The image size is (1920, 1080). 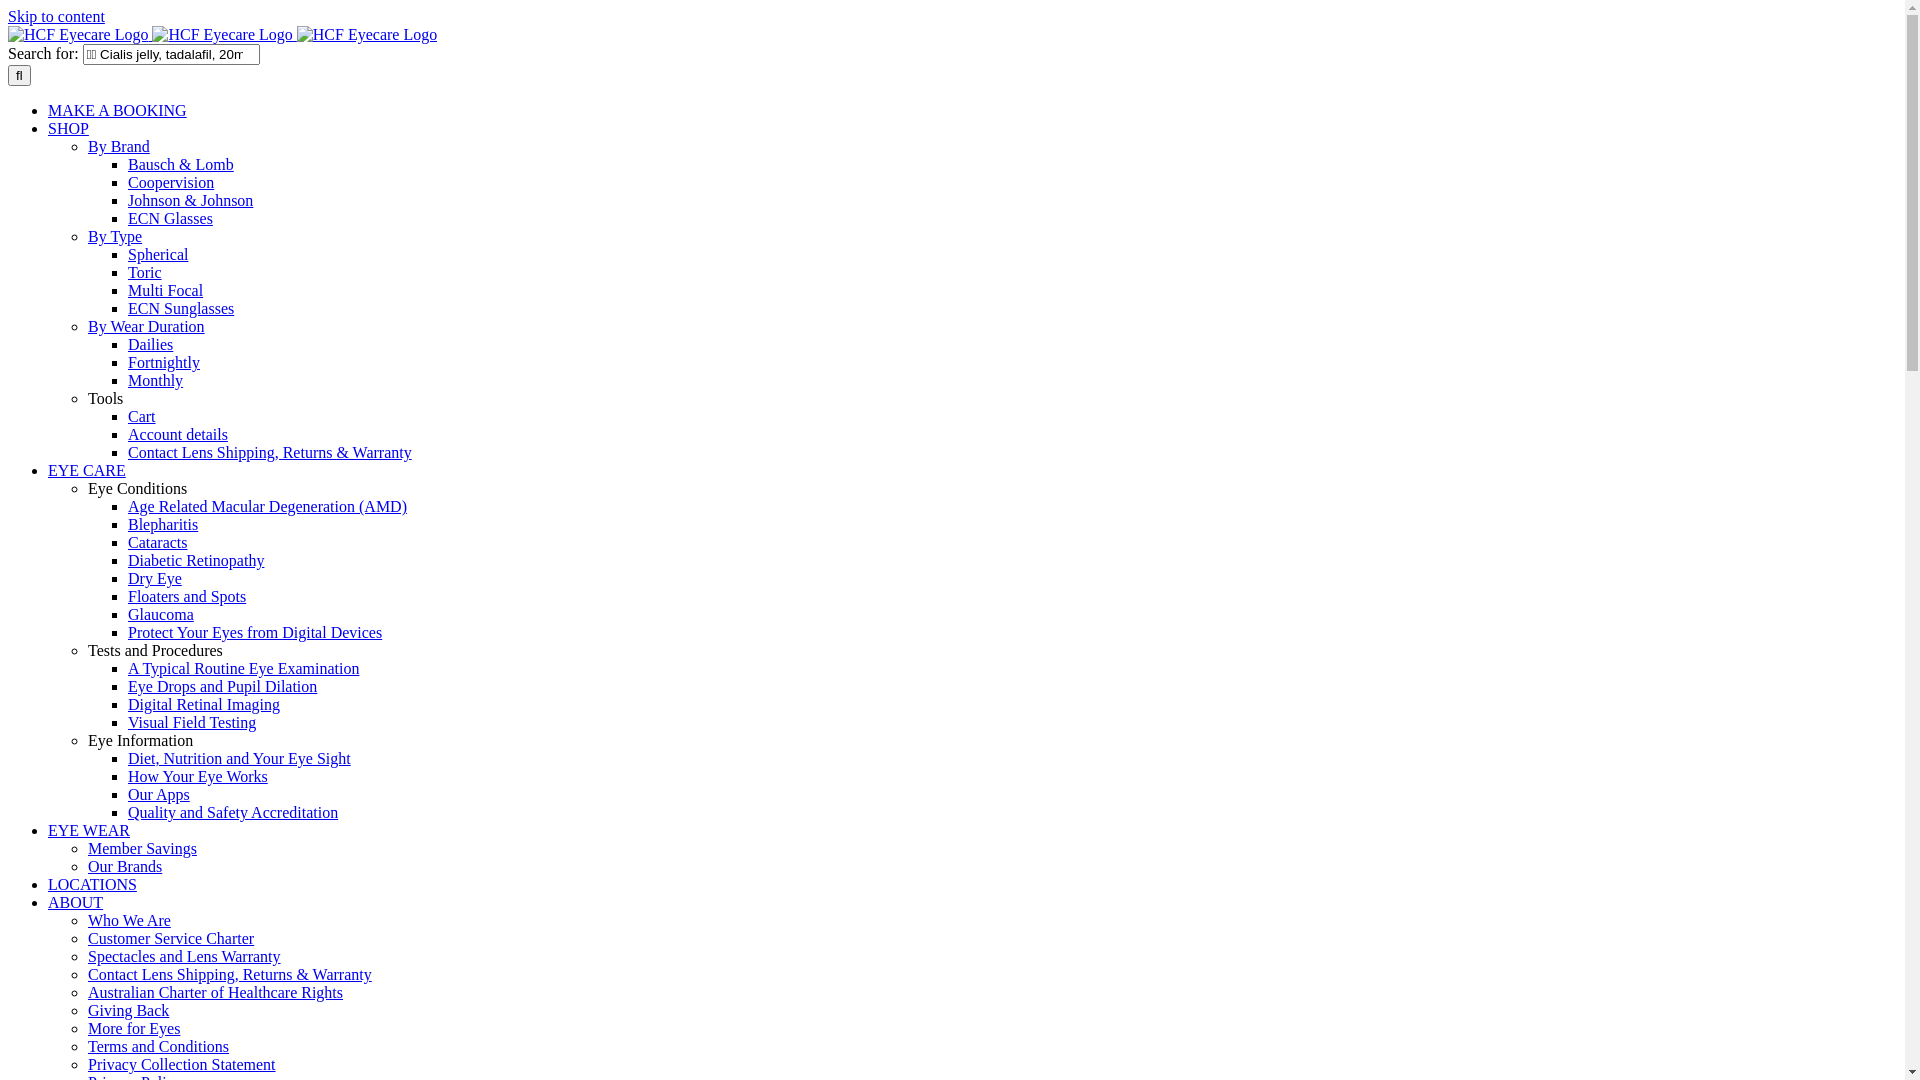 What do you see at coordinates (118, 145) in the screenshot?
I see `'By Brand'` at bounding box center [118, 145].